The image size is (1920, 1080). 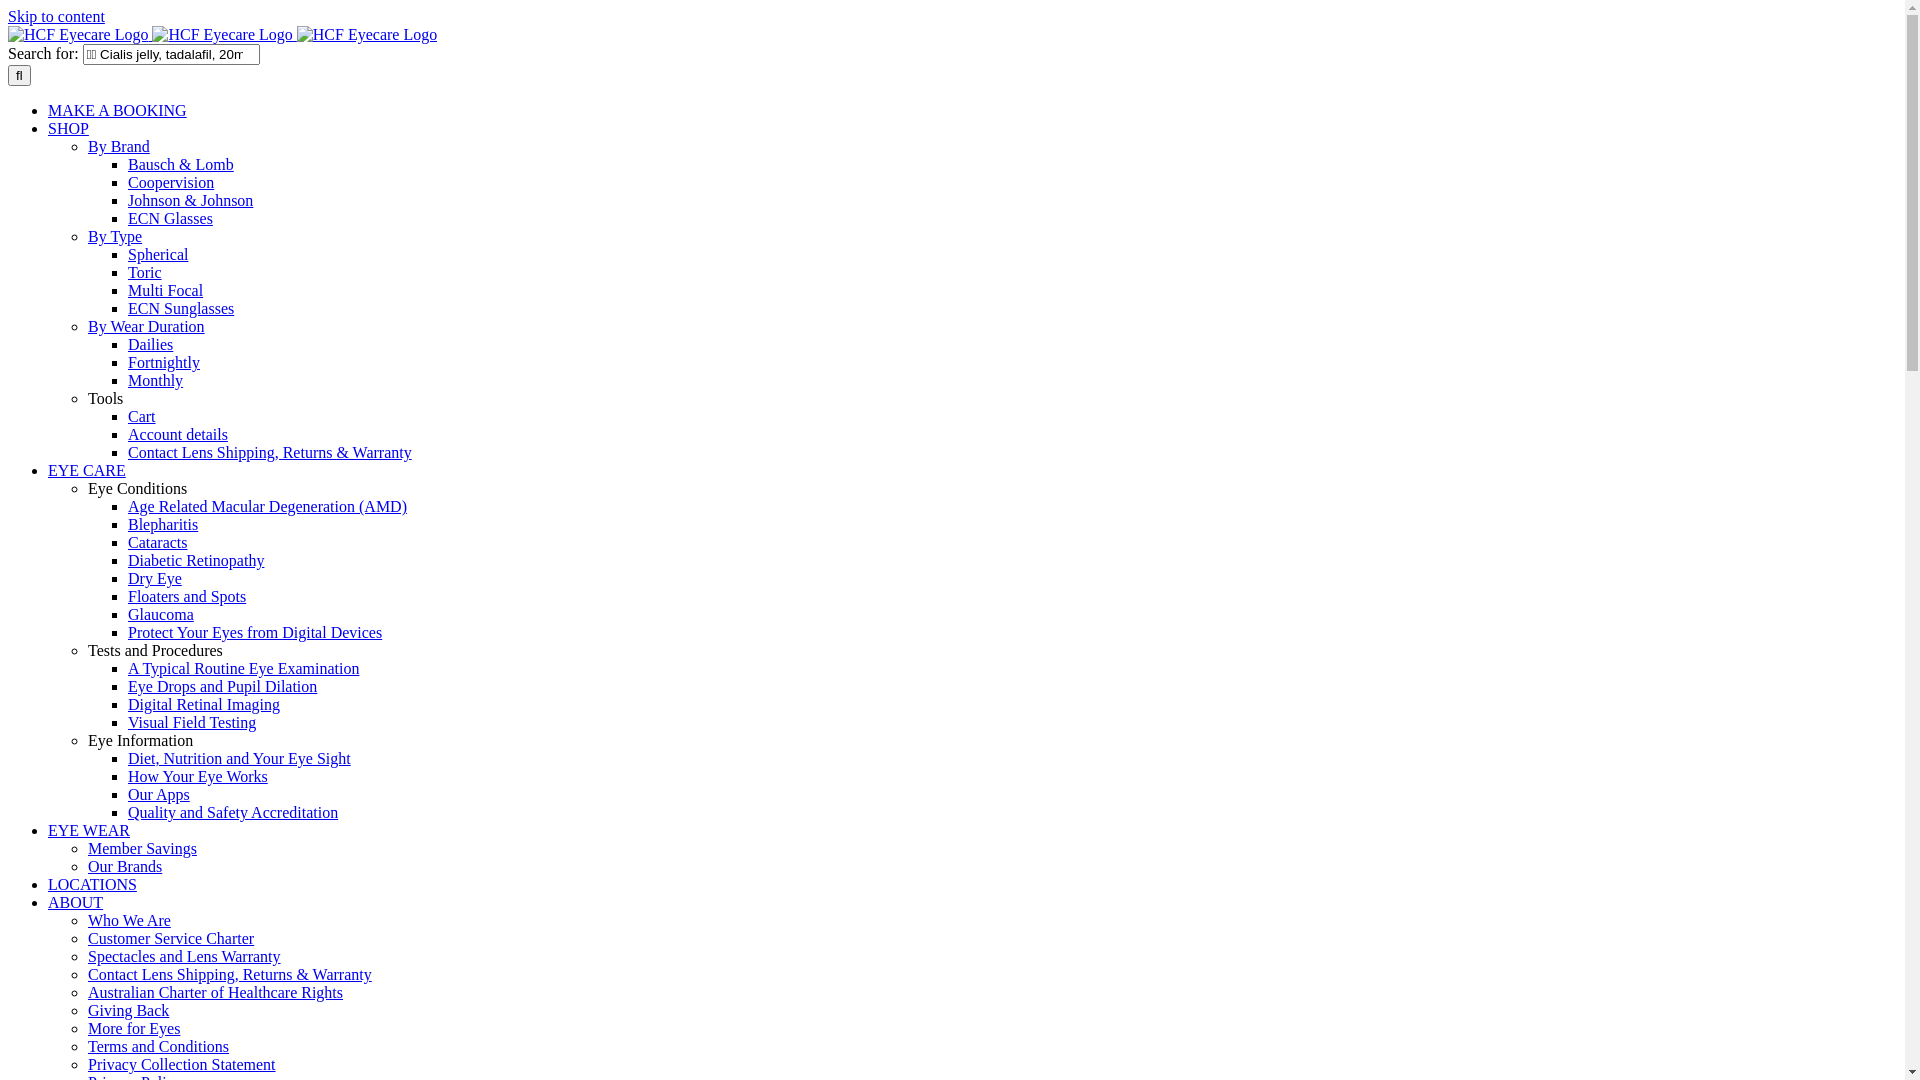 What do you see at coordinates (118, 145) in the screenshot?
I see `'By Brand'` at bounding box center [118, 145].